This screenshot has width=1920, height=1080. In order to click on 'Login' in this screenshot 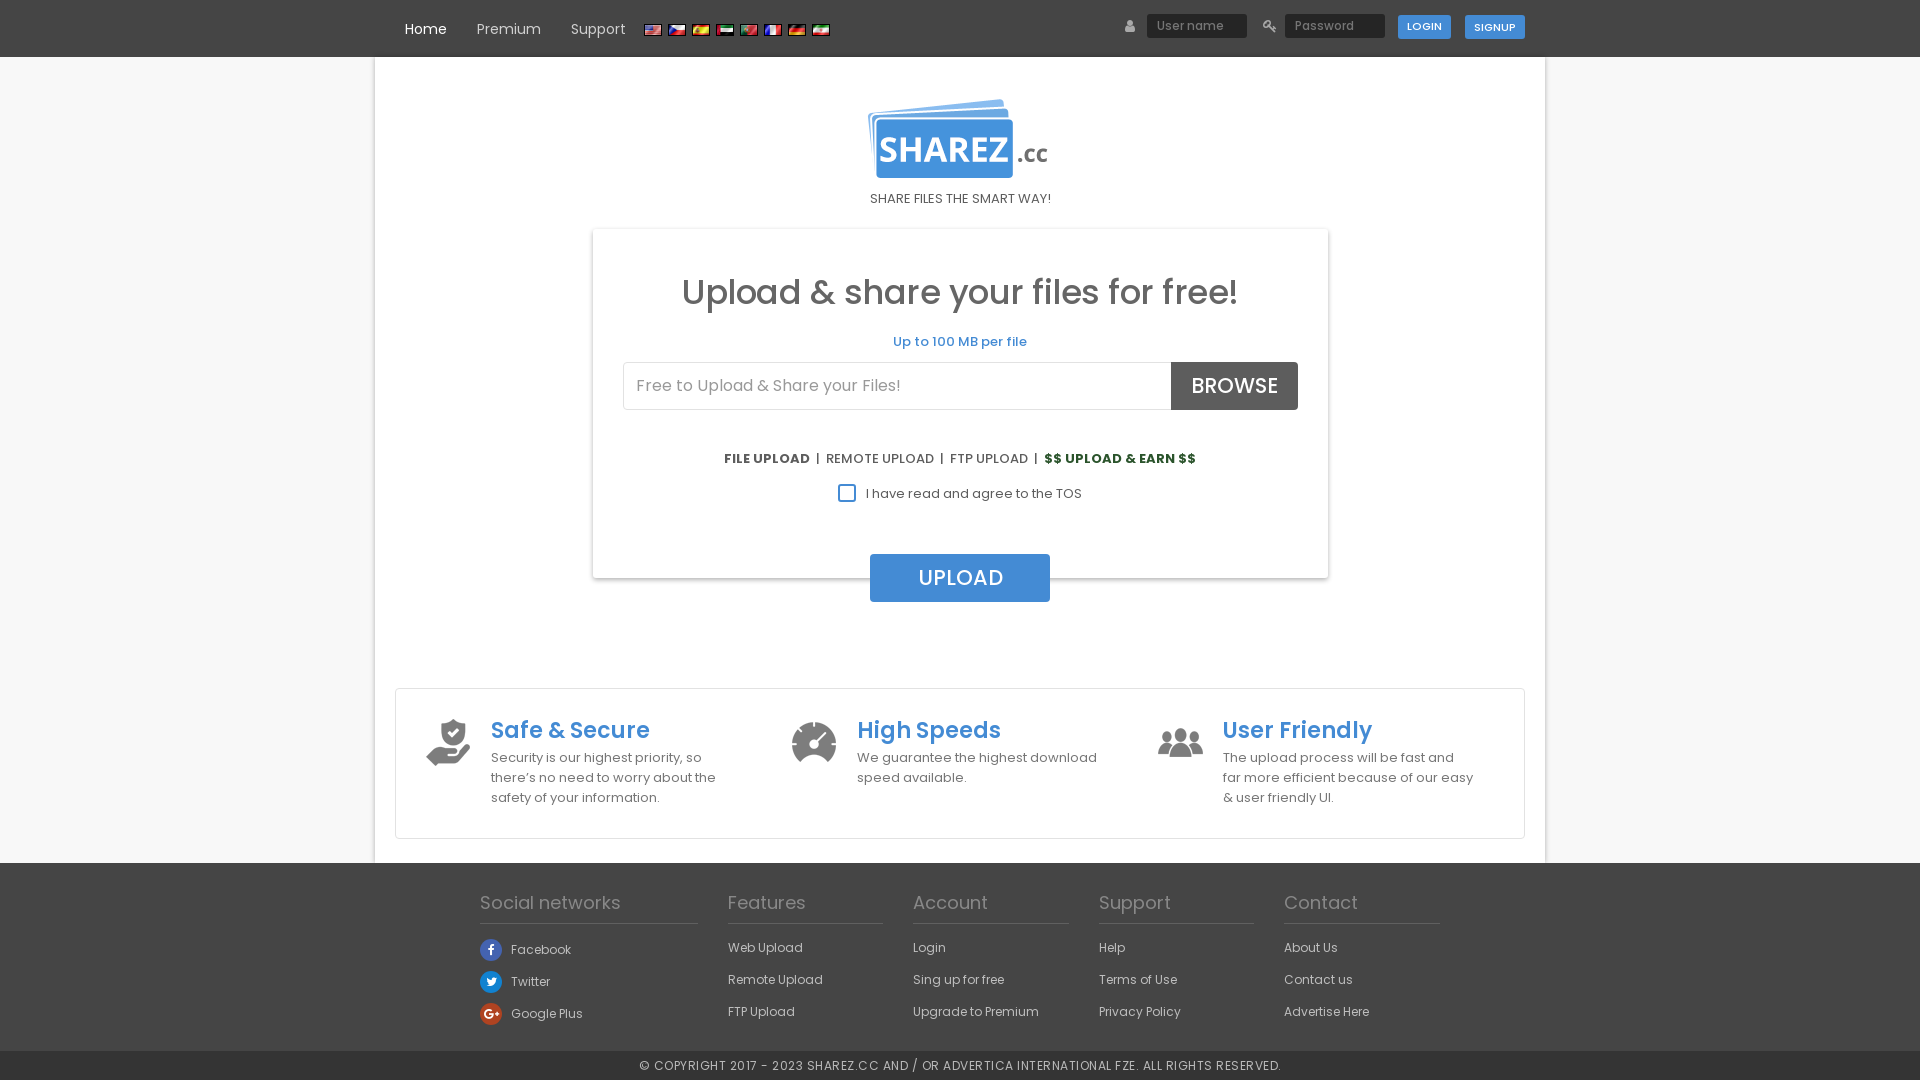, I will do `click(928, 946)`.